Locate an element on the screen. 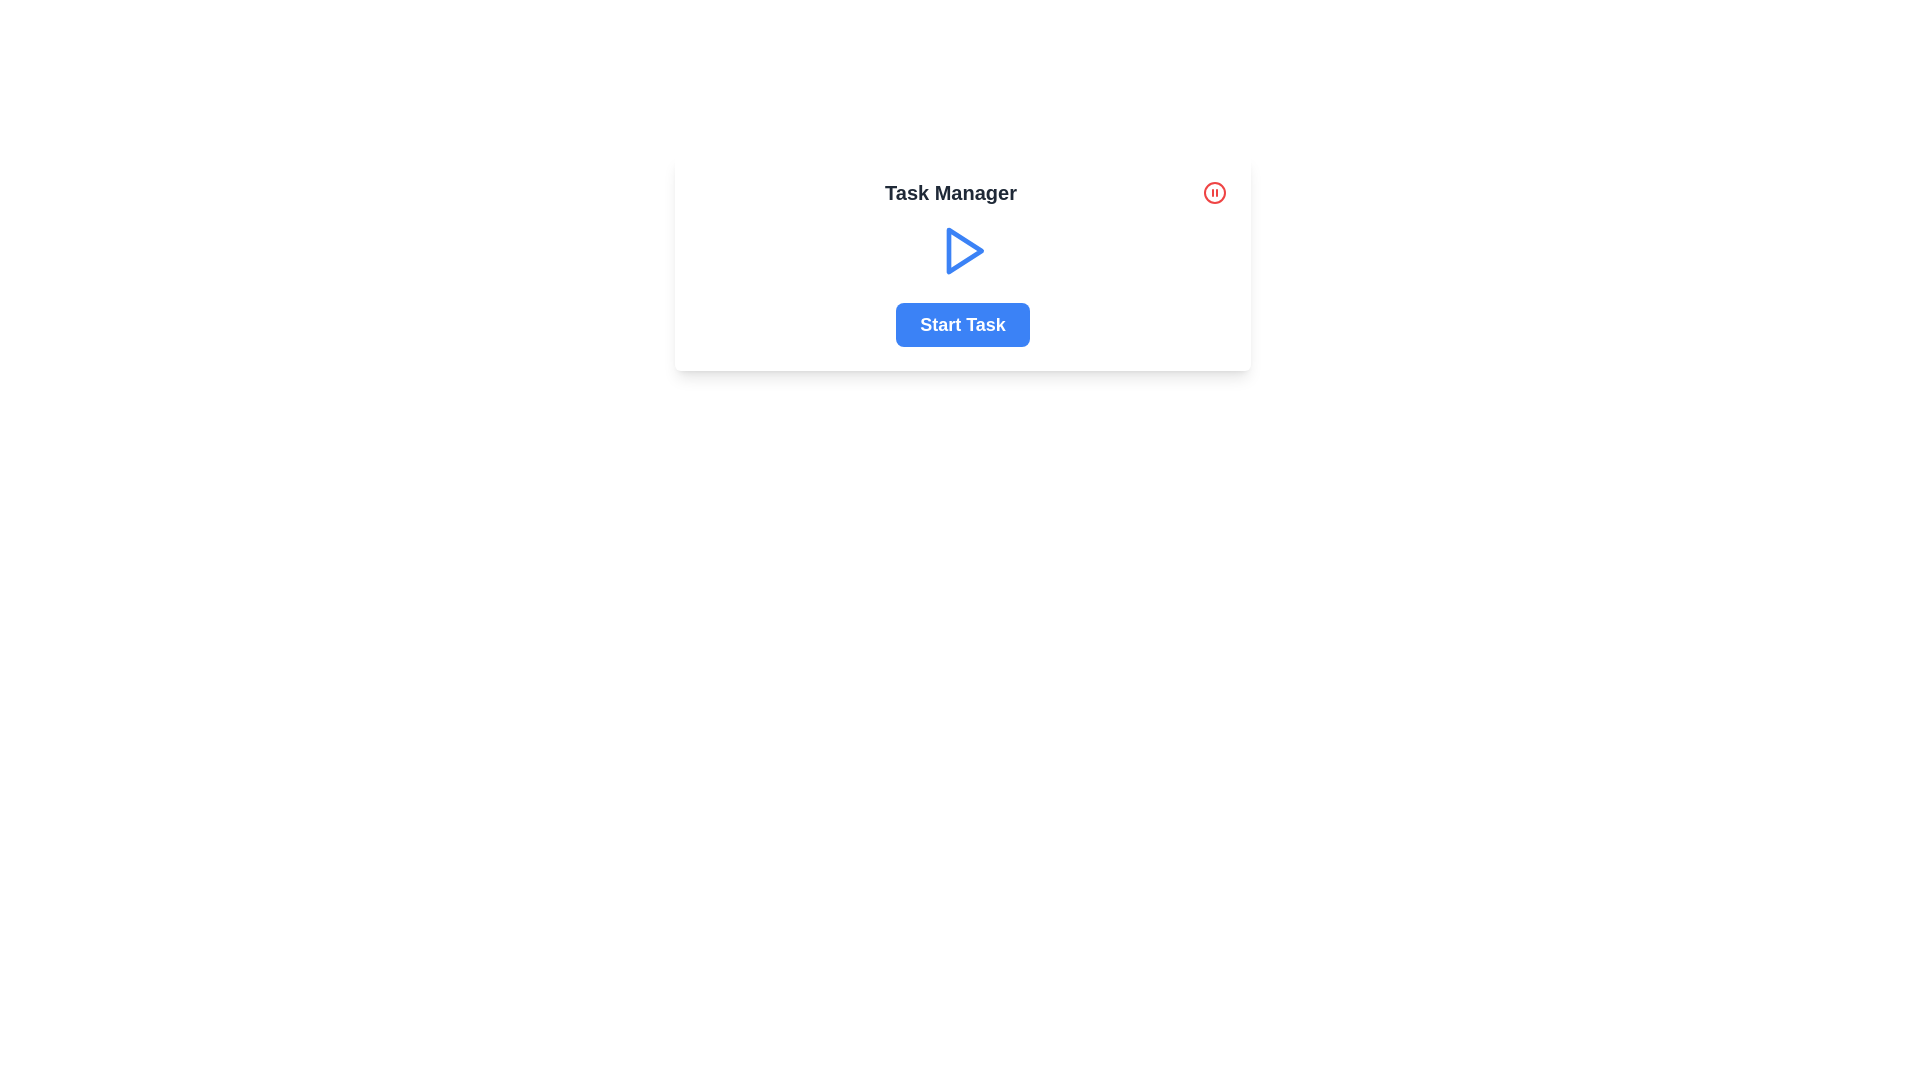 Image resolution: width=1920 pixels, height=1080 pixels. the 'Start Task' button, which is a rectangular button with rounded corners, a blue background, and white bold text, located below a play icon in the Task Manager interface is located at coordinates (963, 323).